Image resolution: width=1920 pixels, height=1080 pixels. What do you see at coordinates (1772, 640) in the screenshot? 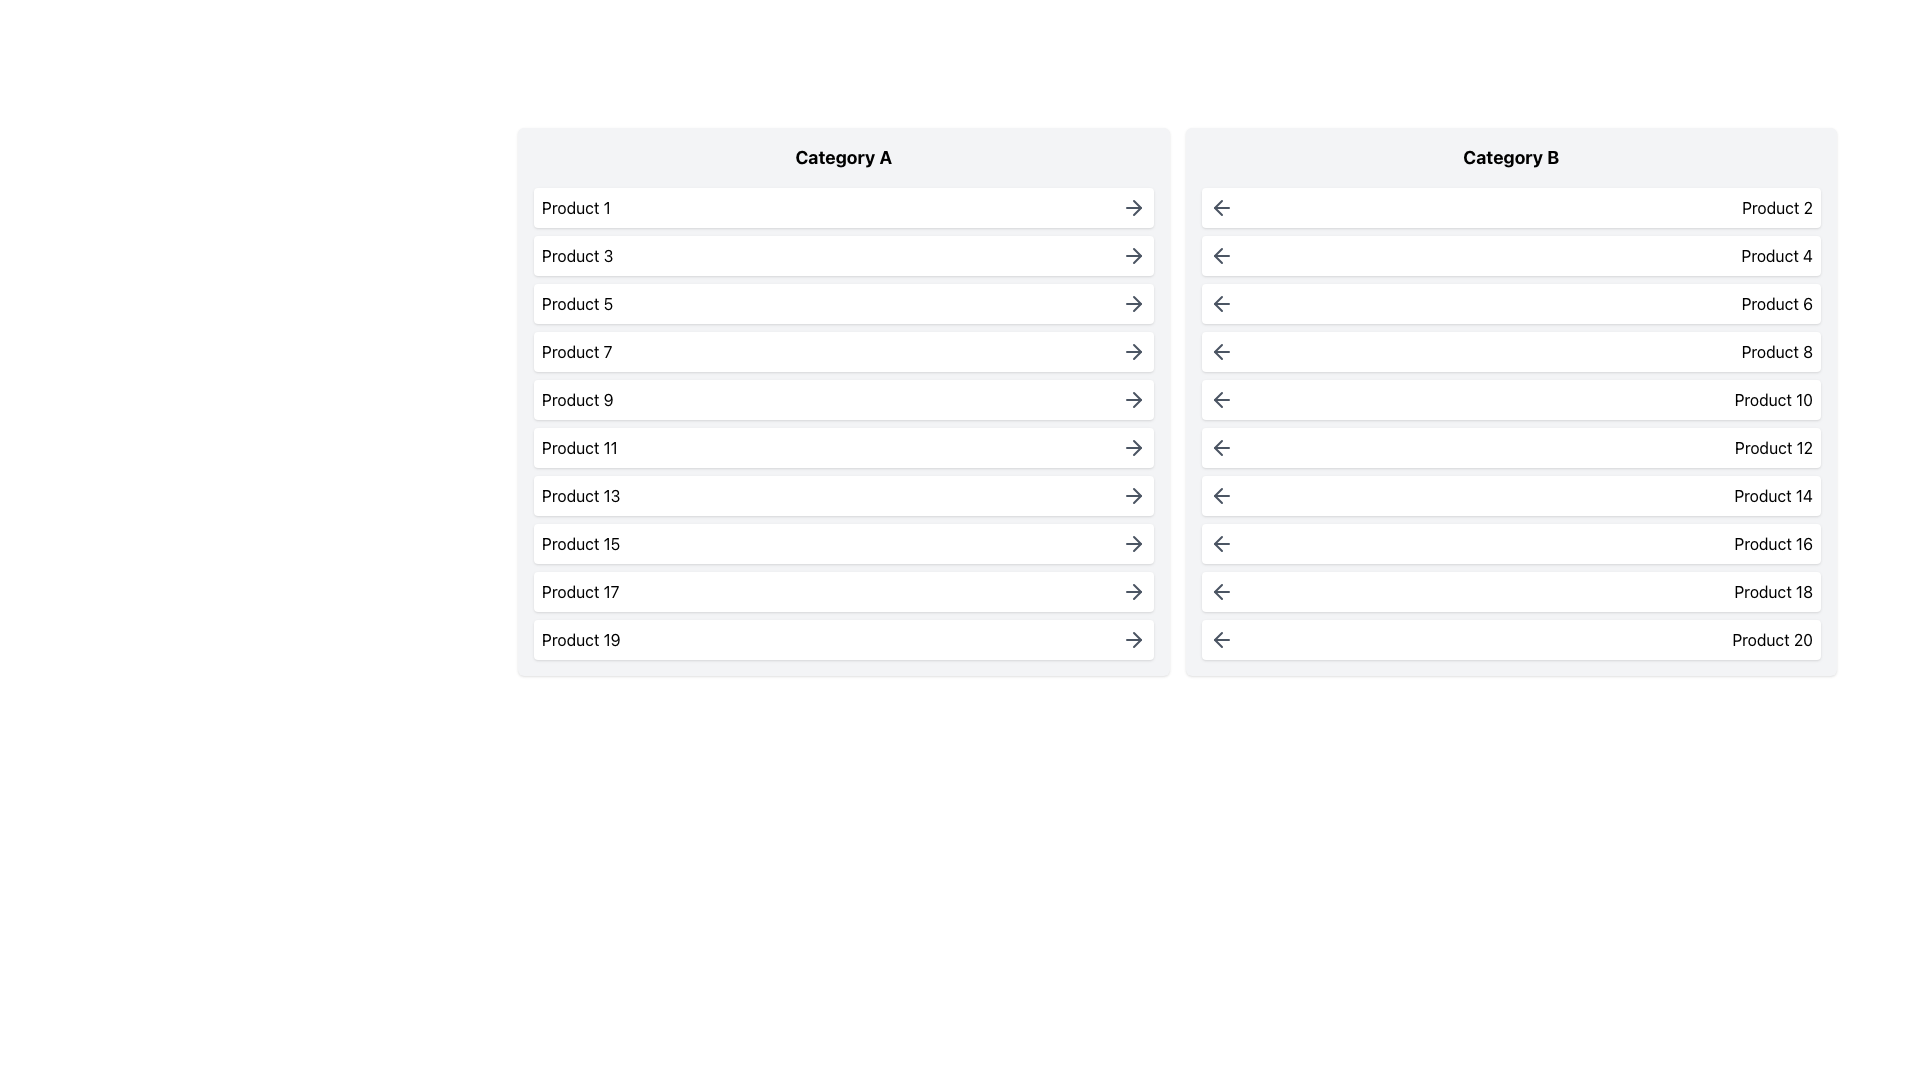
I see `the text label displaying 'Product 20' in bold black font, located at the bottom of the second column in a two-column layout` at bounding box center [1772, 640].